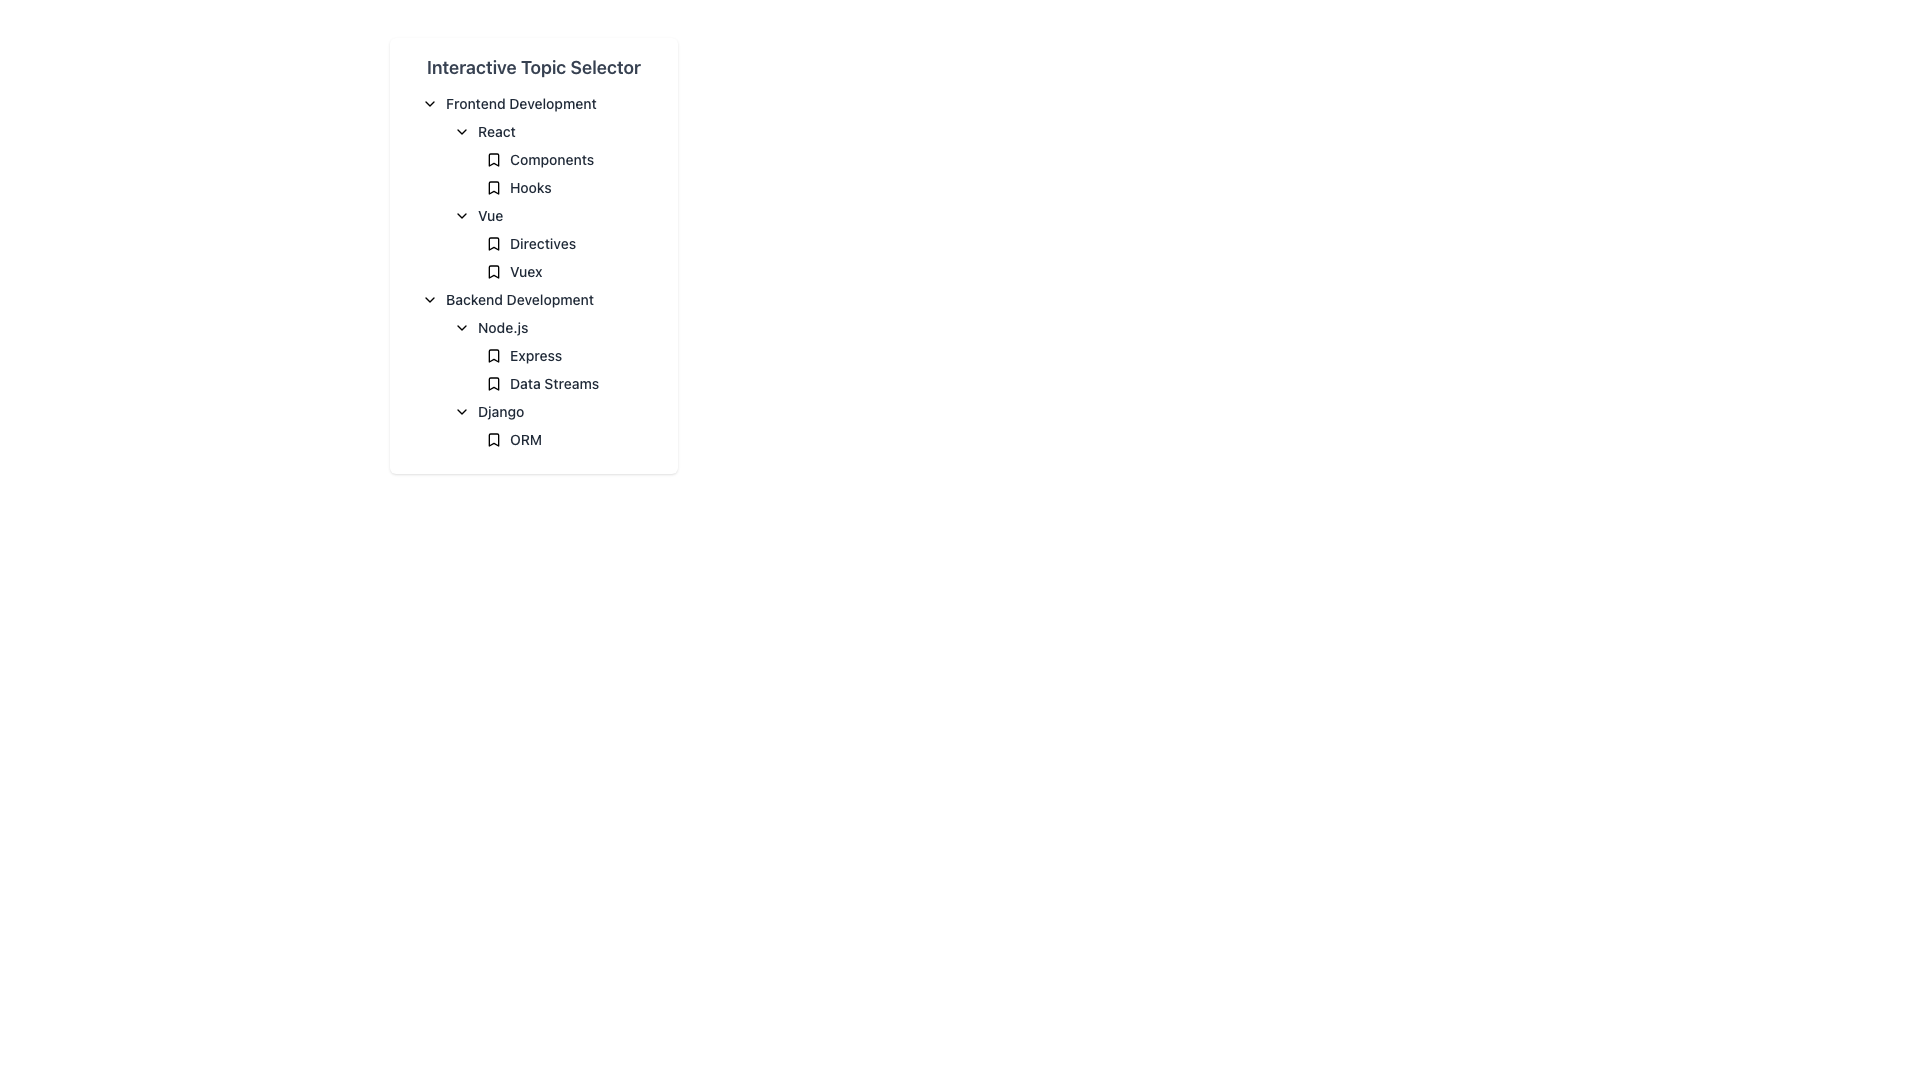 The height and width of the screenshot is (1080, 1920). I want to click on the 'Data Streams' menu item located under the 'Node.js' category, so click(542, 370).